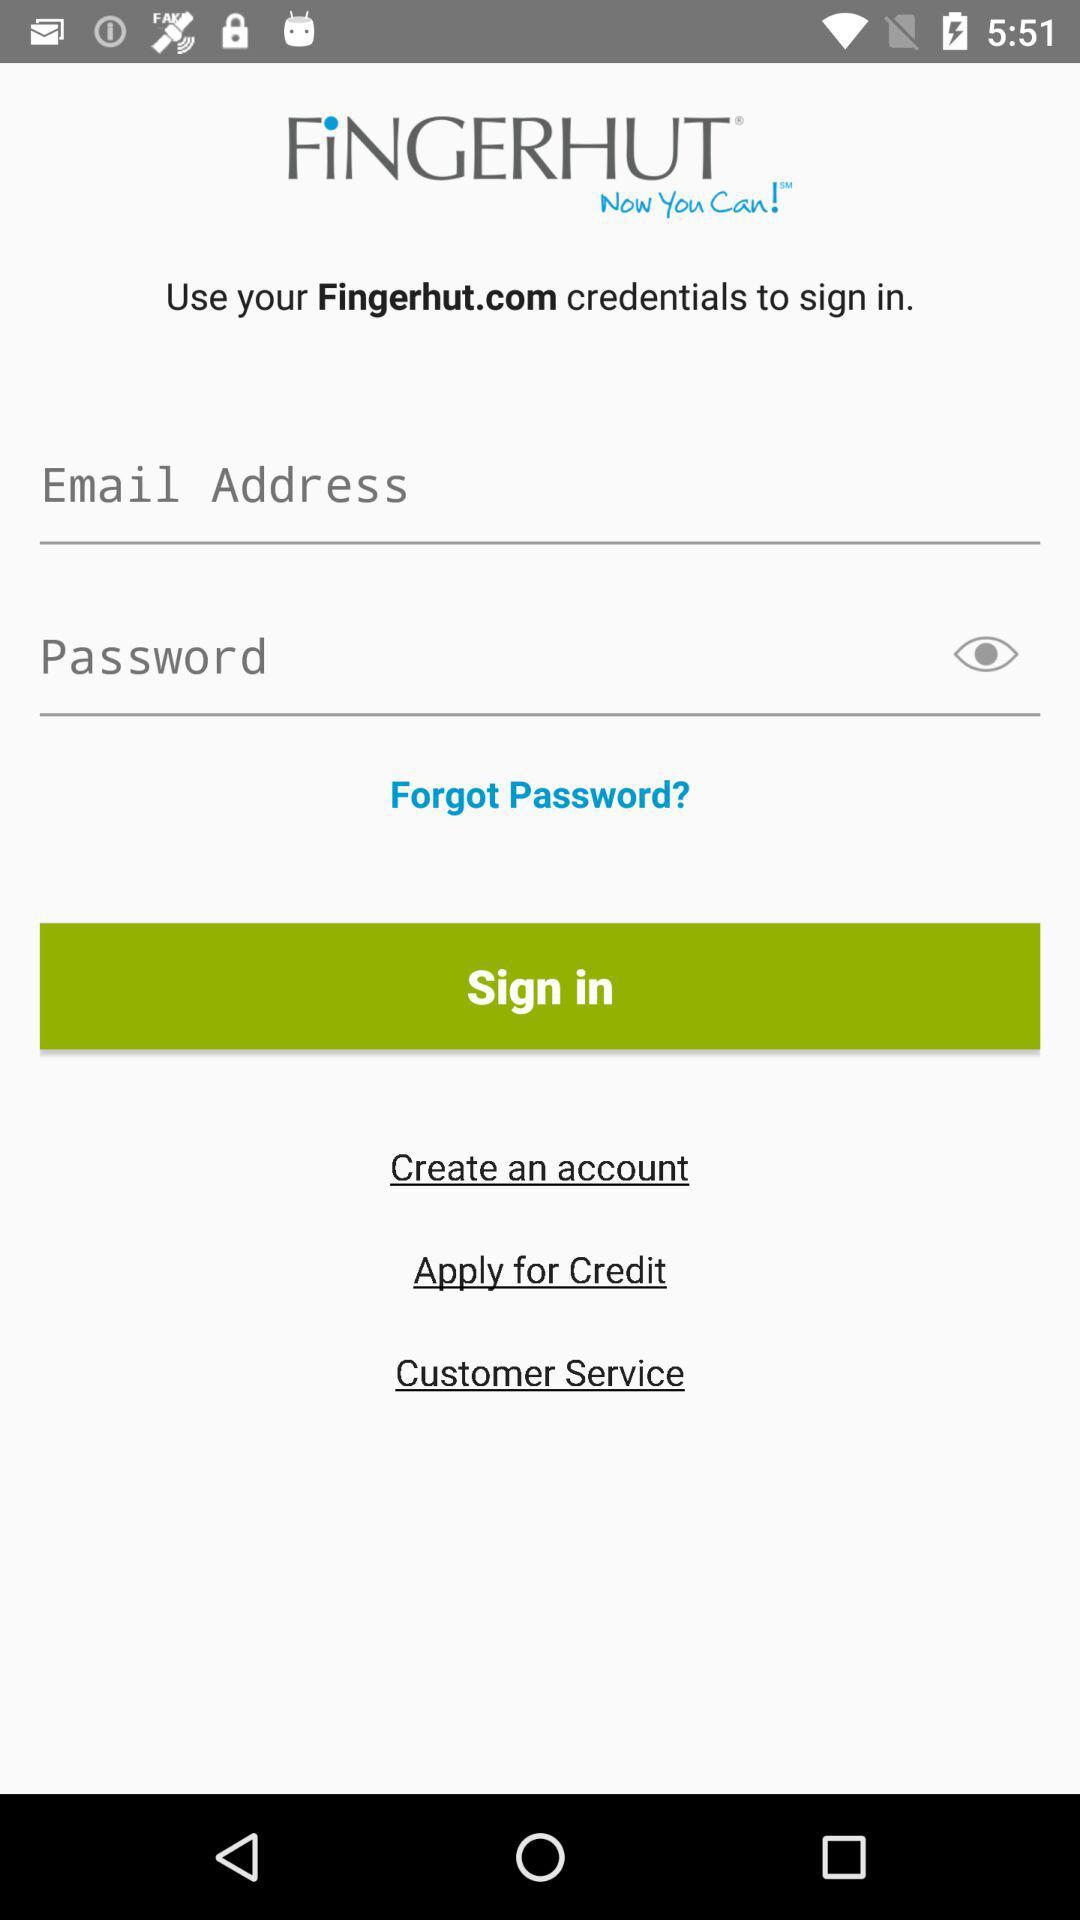  What do you see at coordinates (540, 1267) in the screenshot?
I see `icon above customer service` at bounding box center [540, 1267].